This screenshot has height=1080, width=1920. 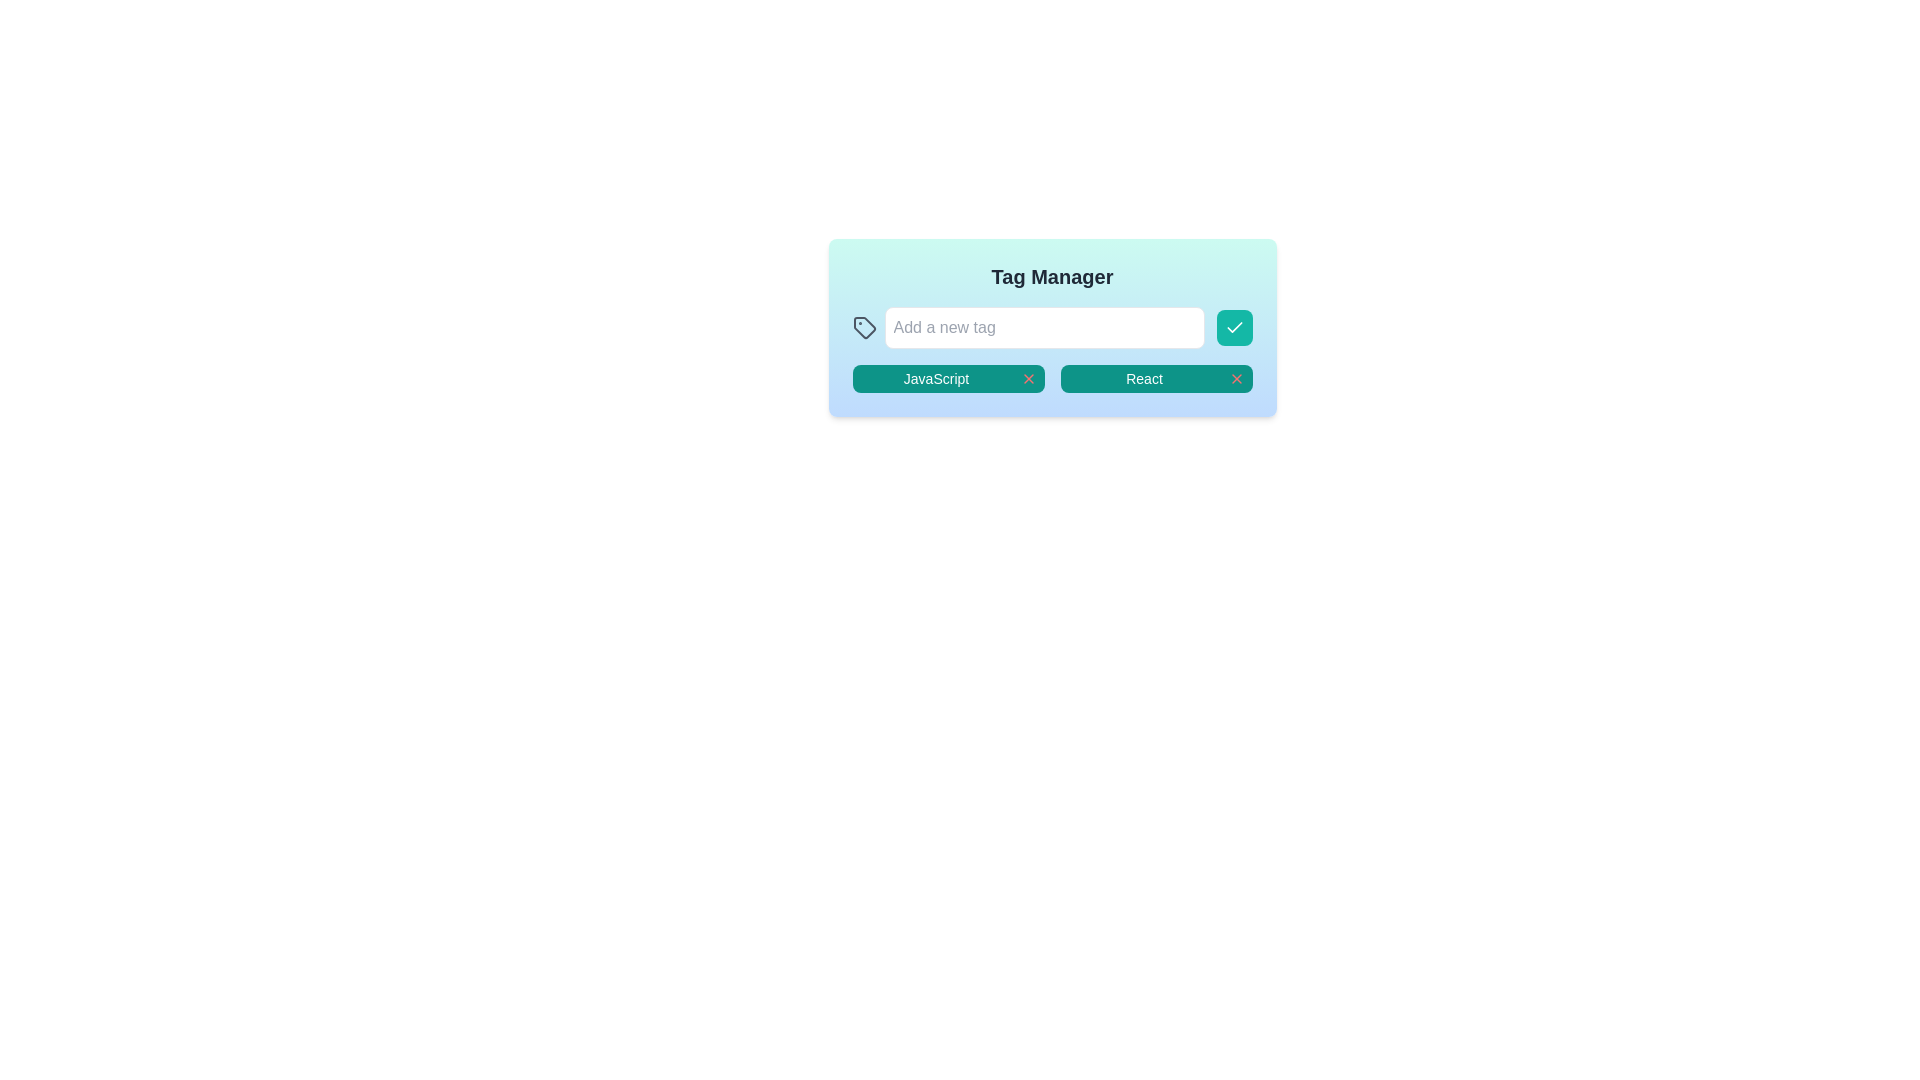 What do you see at coordinates (947, 378) in the screenshot?
I see `the 'JavaScript' tag button, which is the first item in a horizontal list of tags within a grid layout` at bounding box center [947, 378].